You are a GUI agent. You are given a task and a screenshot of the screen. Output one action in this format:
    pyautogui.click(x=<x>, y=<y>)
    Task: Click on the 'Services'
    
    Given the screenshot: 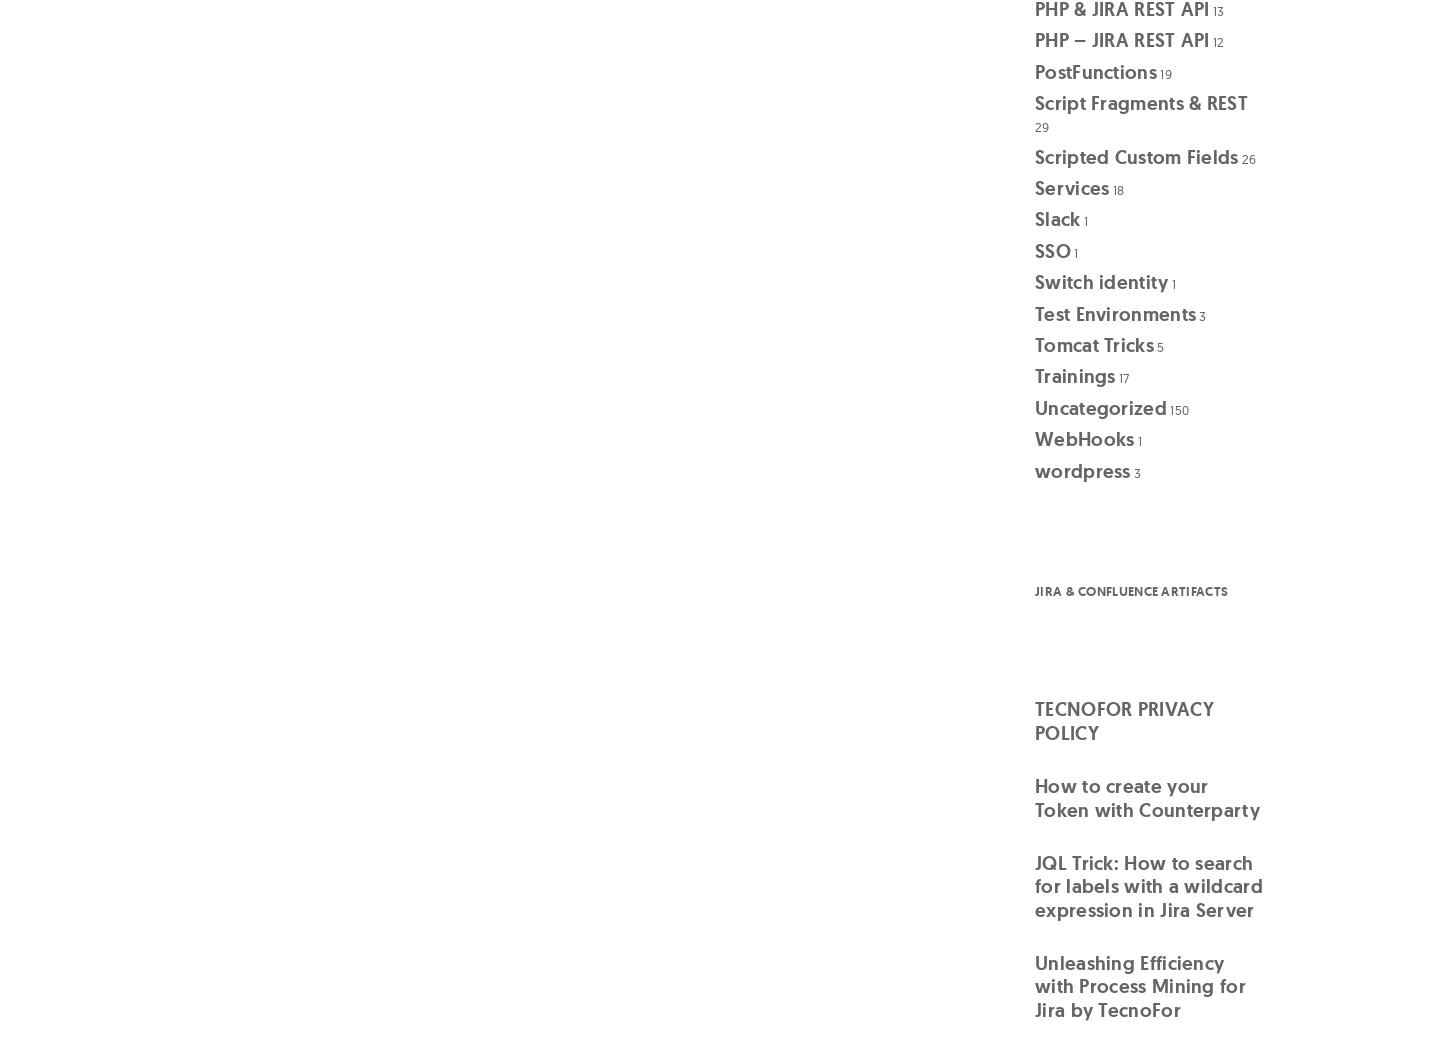 What is the action you would take?
    pyautogui.click(x=1071, y=187)
    